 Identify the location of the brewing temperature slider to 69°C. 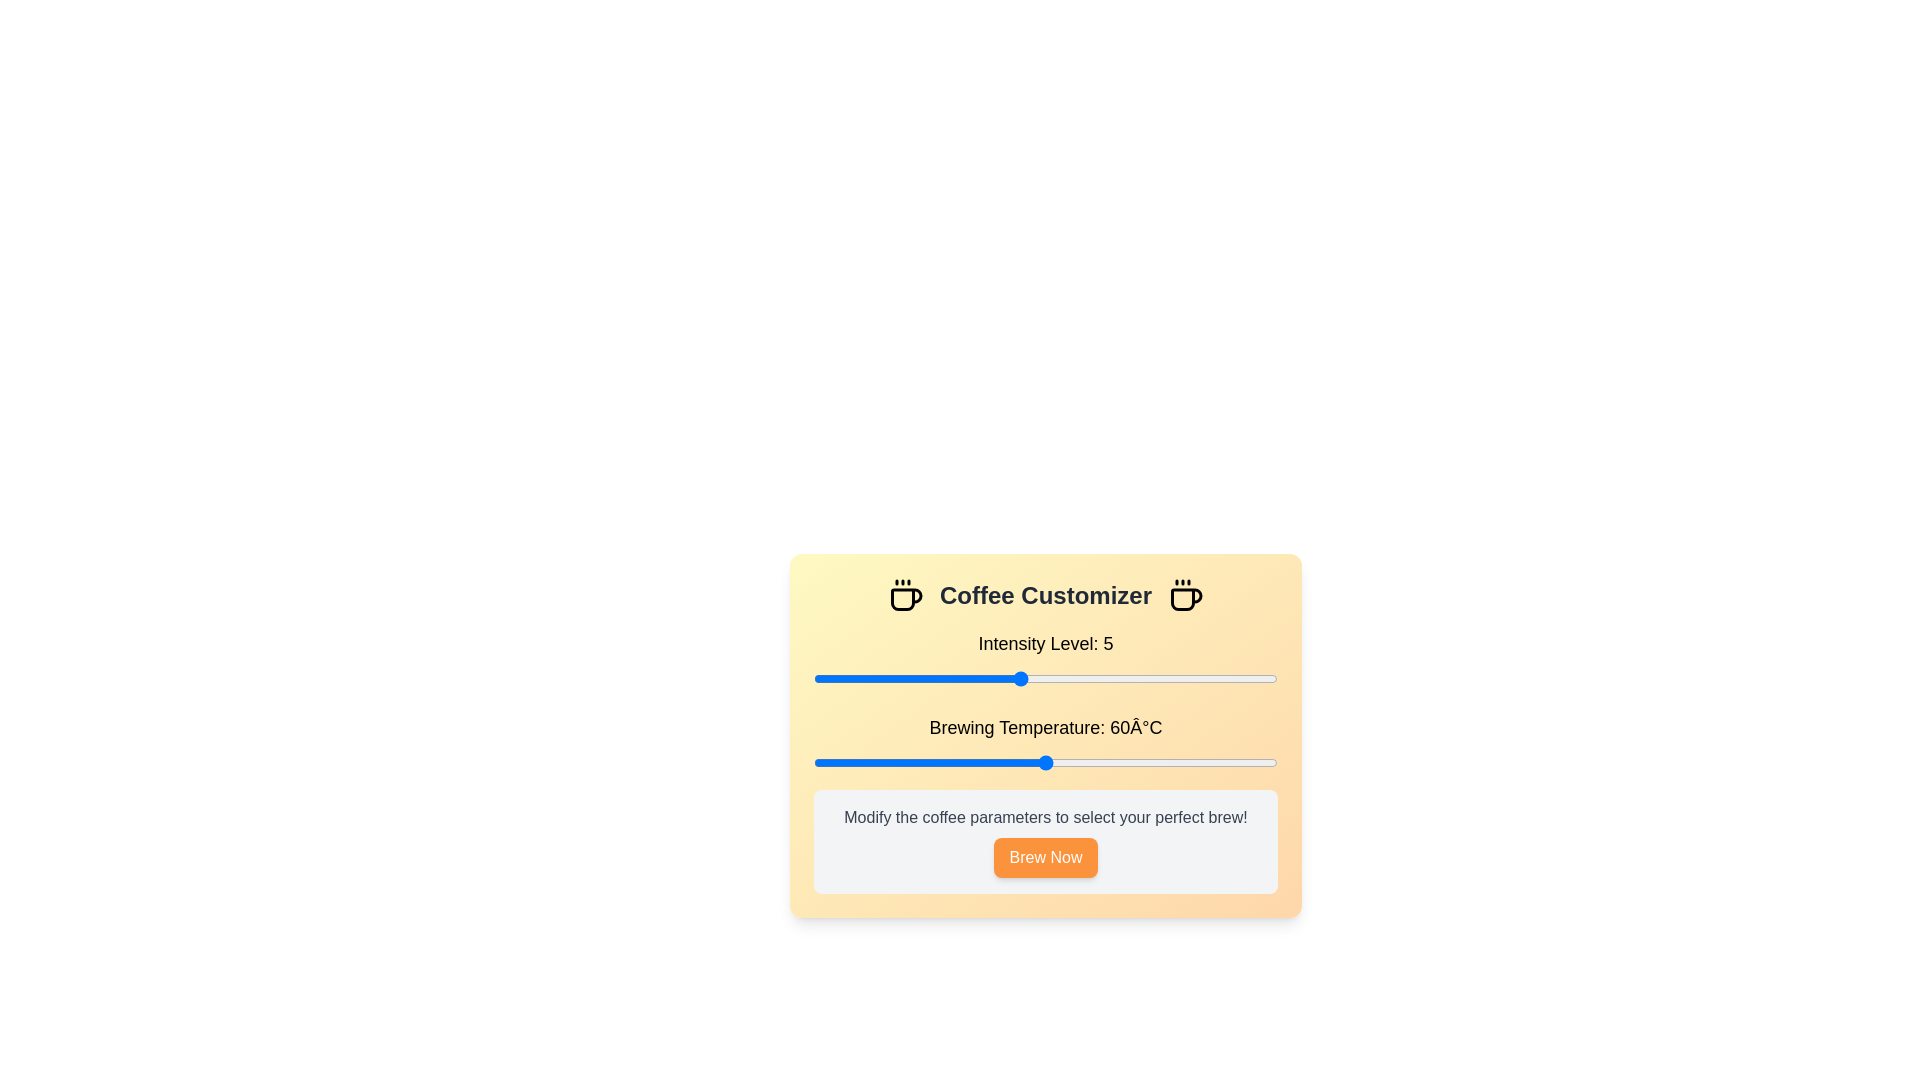
(1114, 763).